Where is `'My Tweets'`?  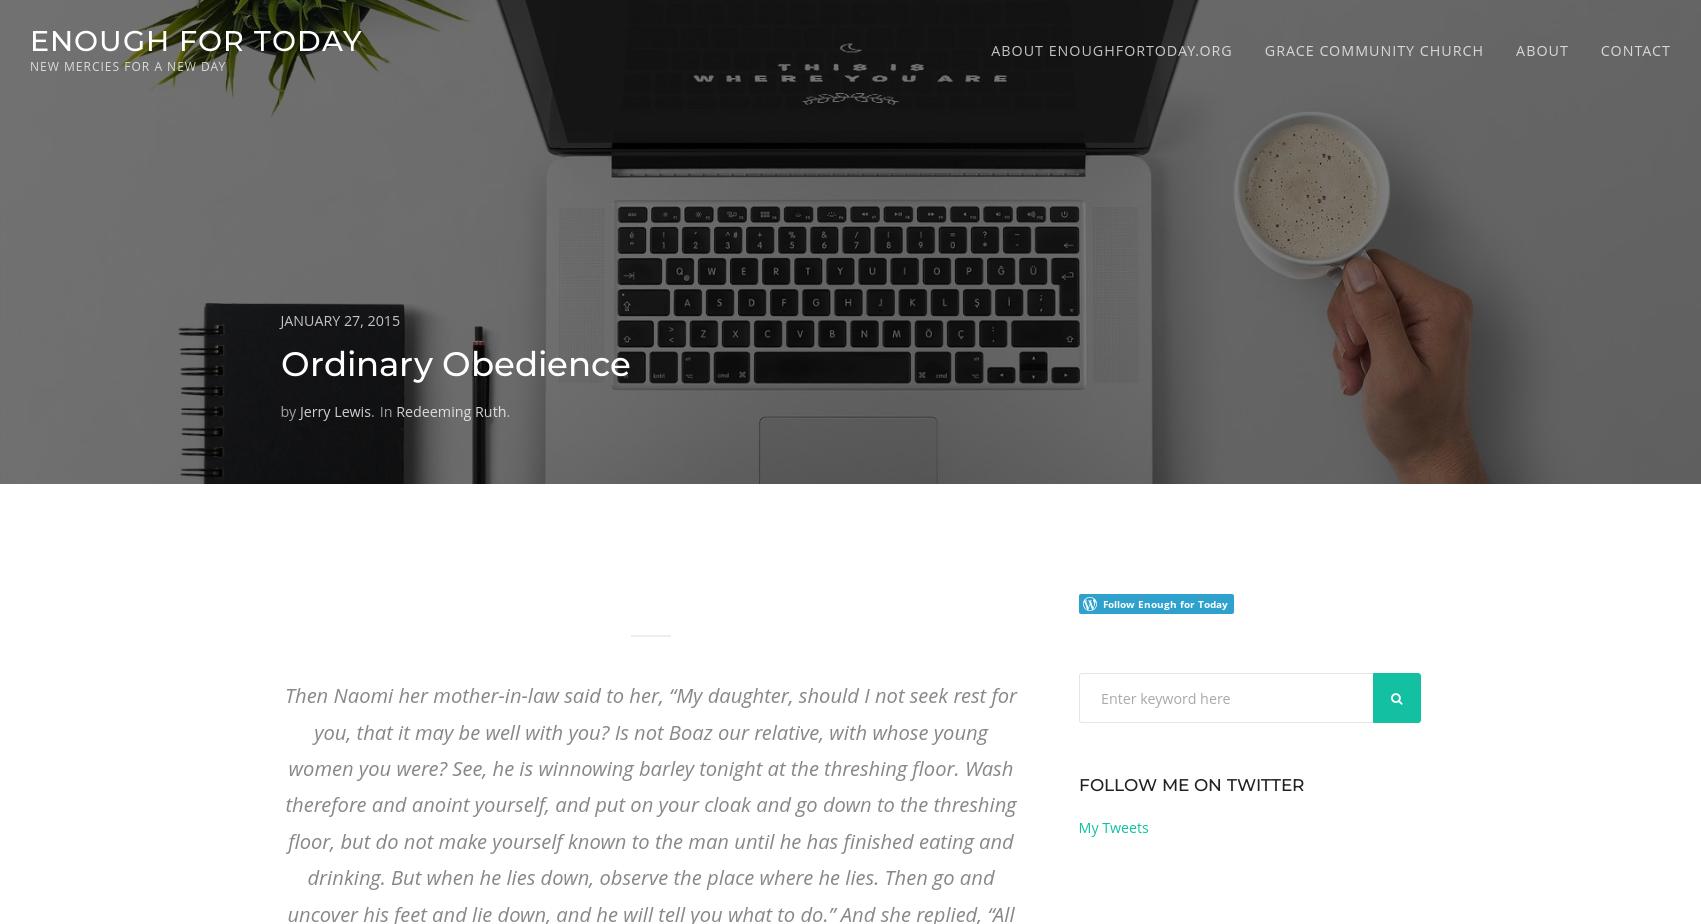 'My Tweets' is located at coordinates (1111, 827).